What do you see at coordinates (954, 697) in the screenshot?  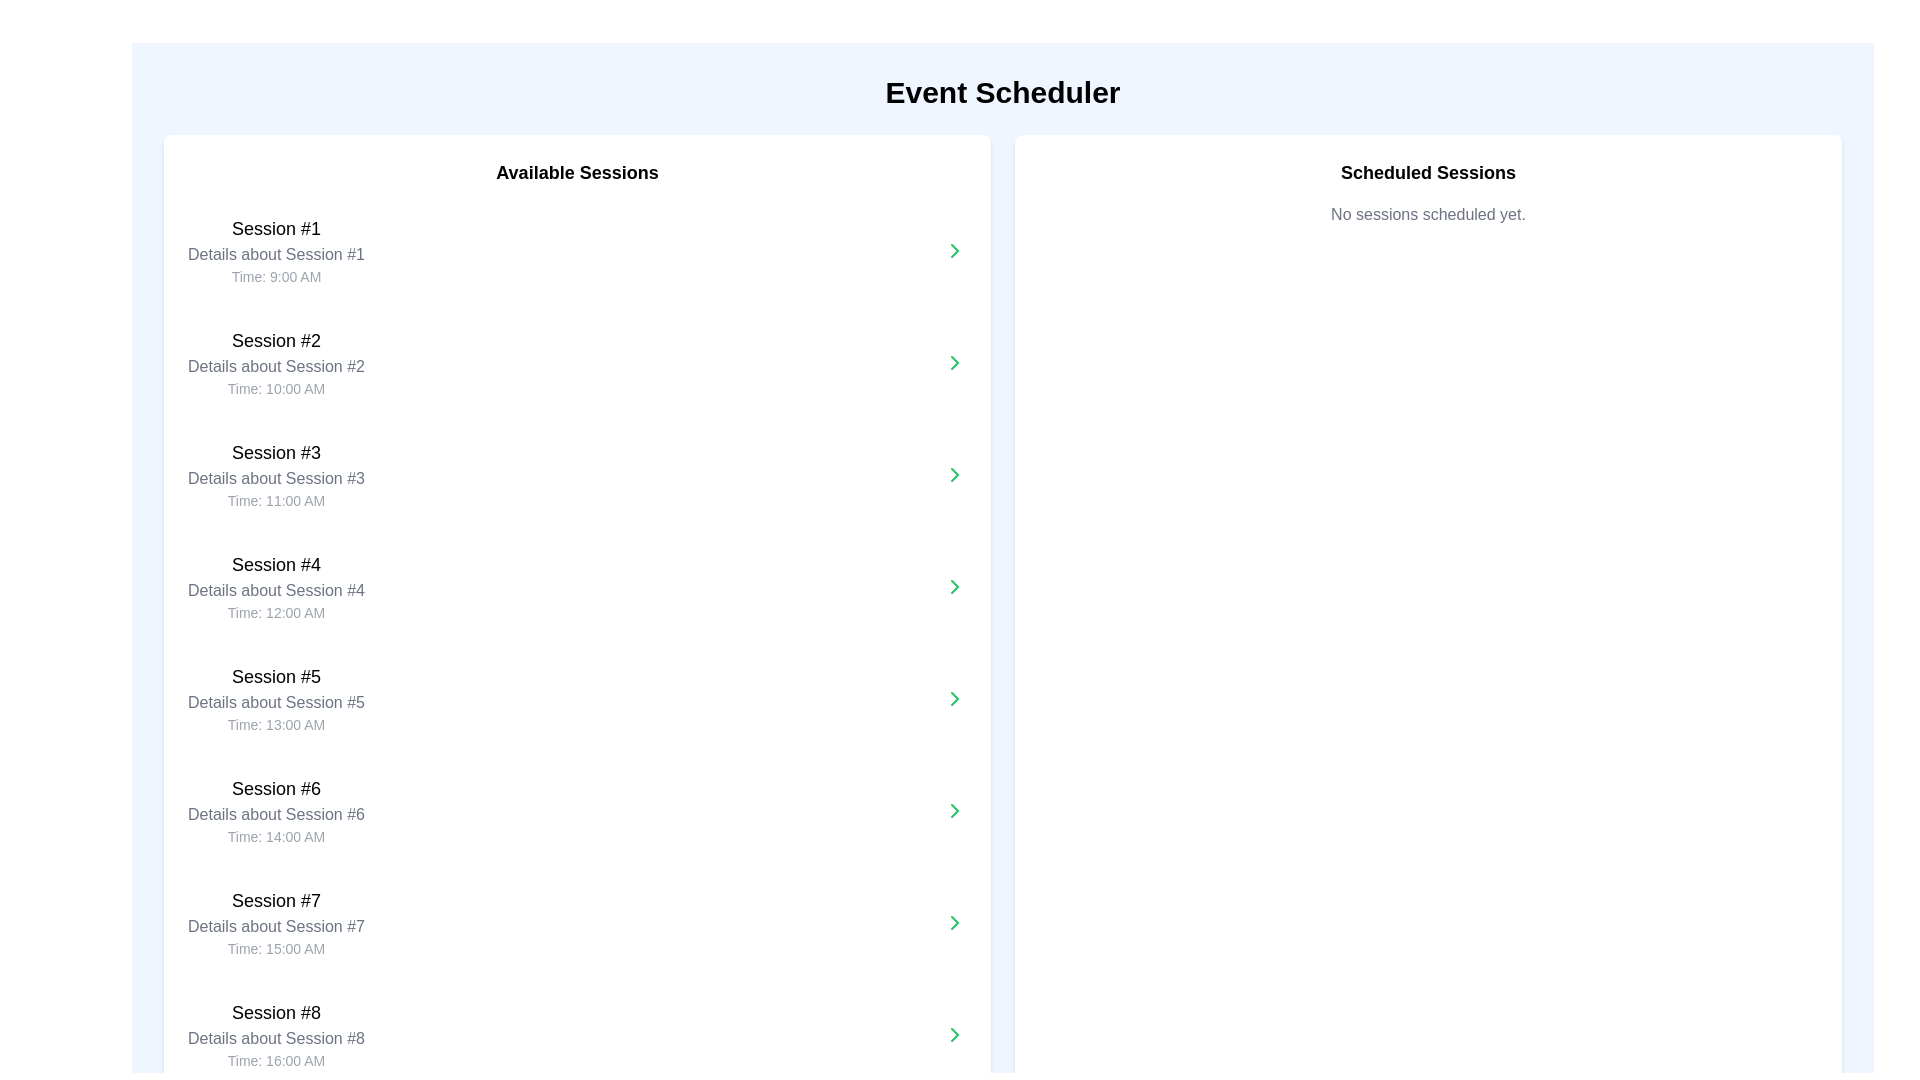 I see `the green forward arrow button associated with 'Session #5'` at bounding box center [954, 697].